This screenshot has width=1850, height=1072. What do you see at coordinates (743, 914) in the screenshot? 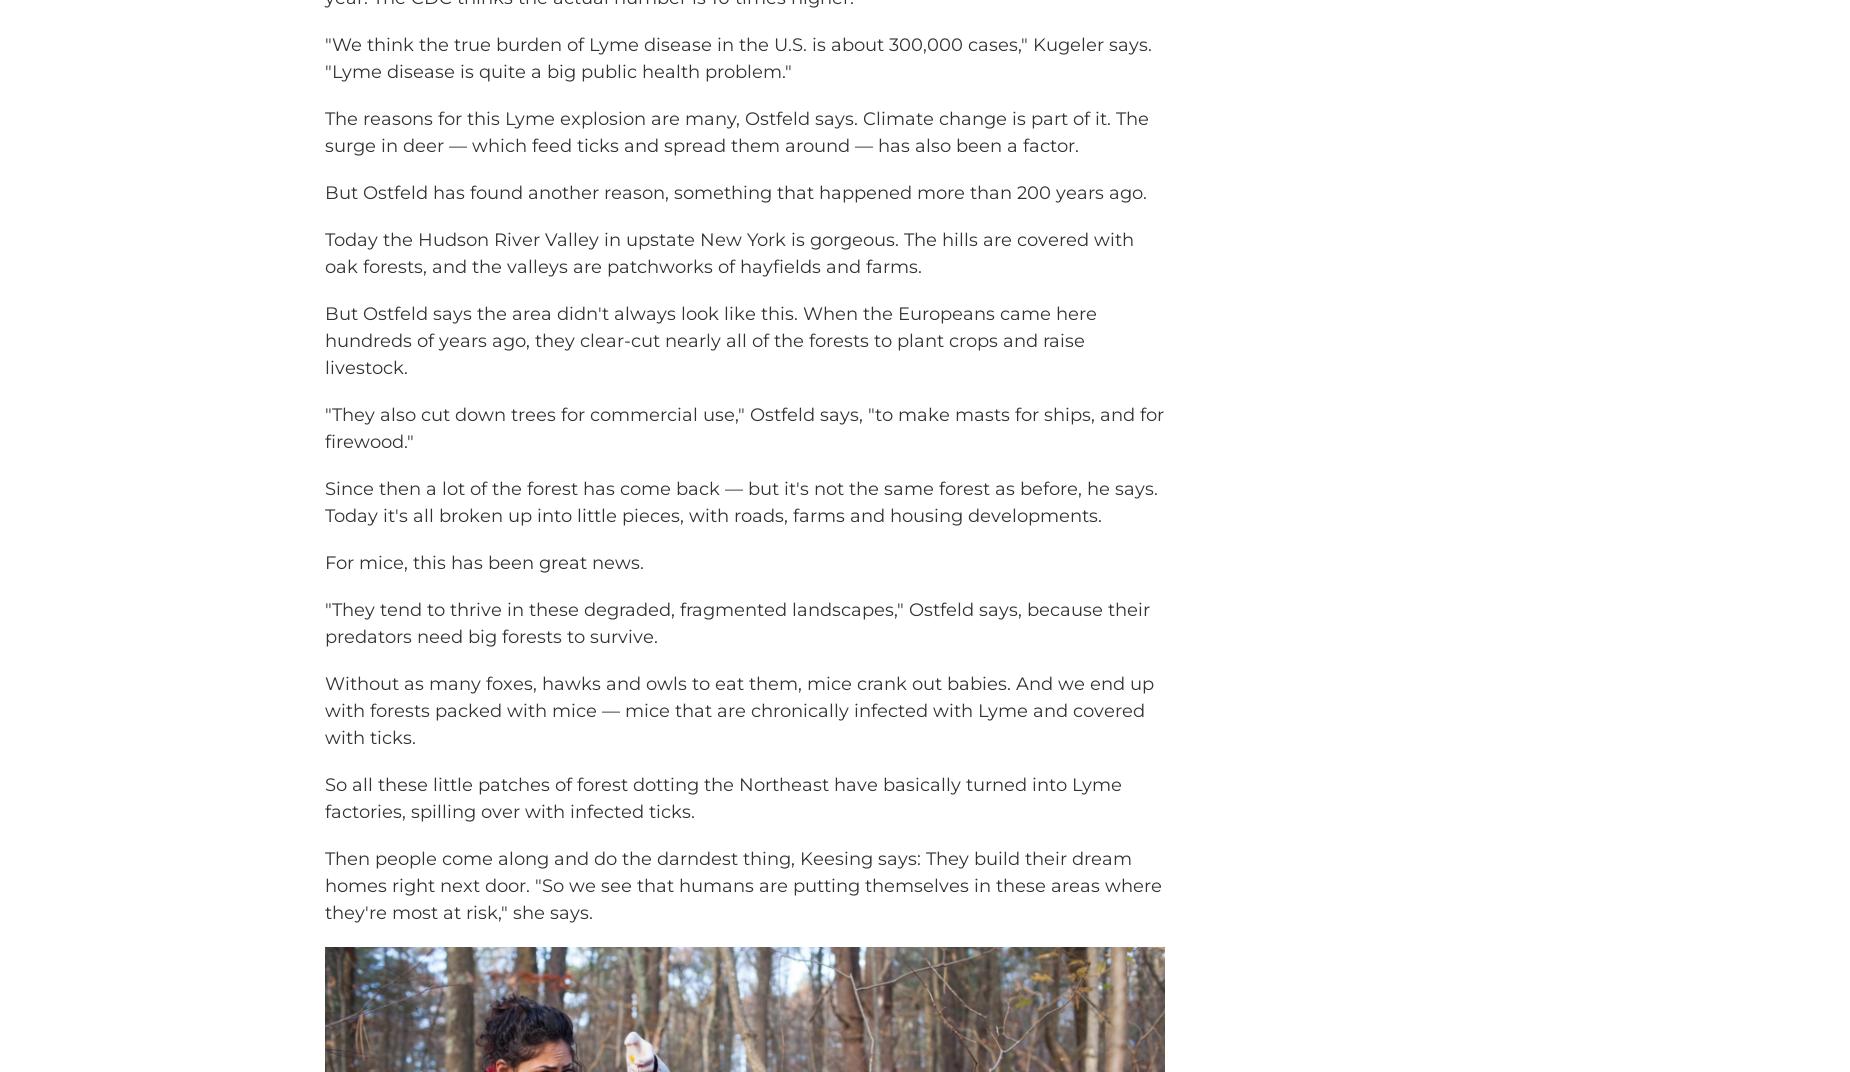
I see `'Then people come along and do the darndest thing, Keesing says: They build their dream homes right next door. "So we see that humans are putting themselves in these areas where they're most at risk," she says.'` at bounding box center [743, 914].